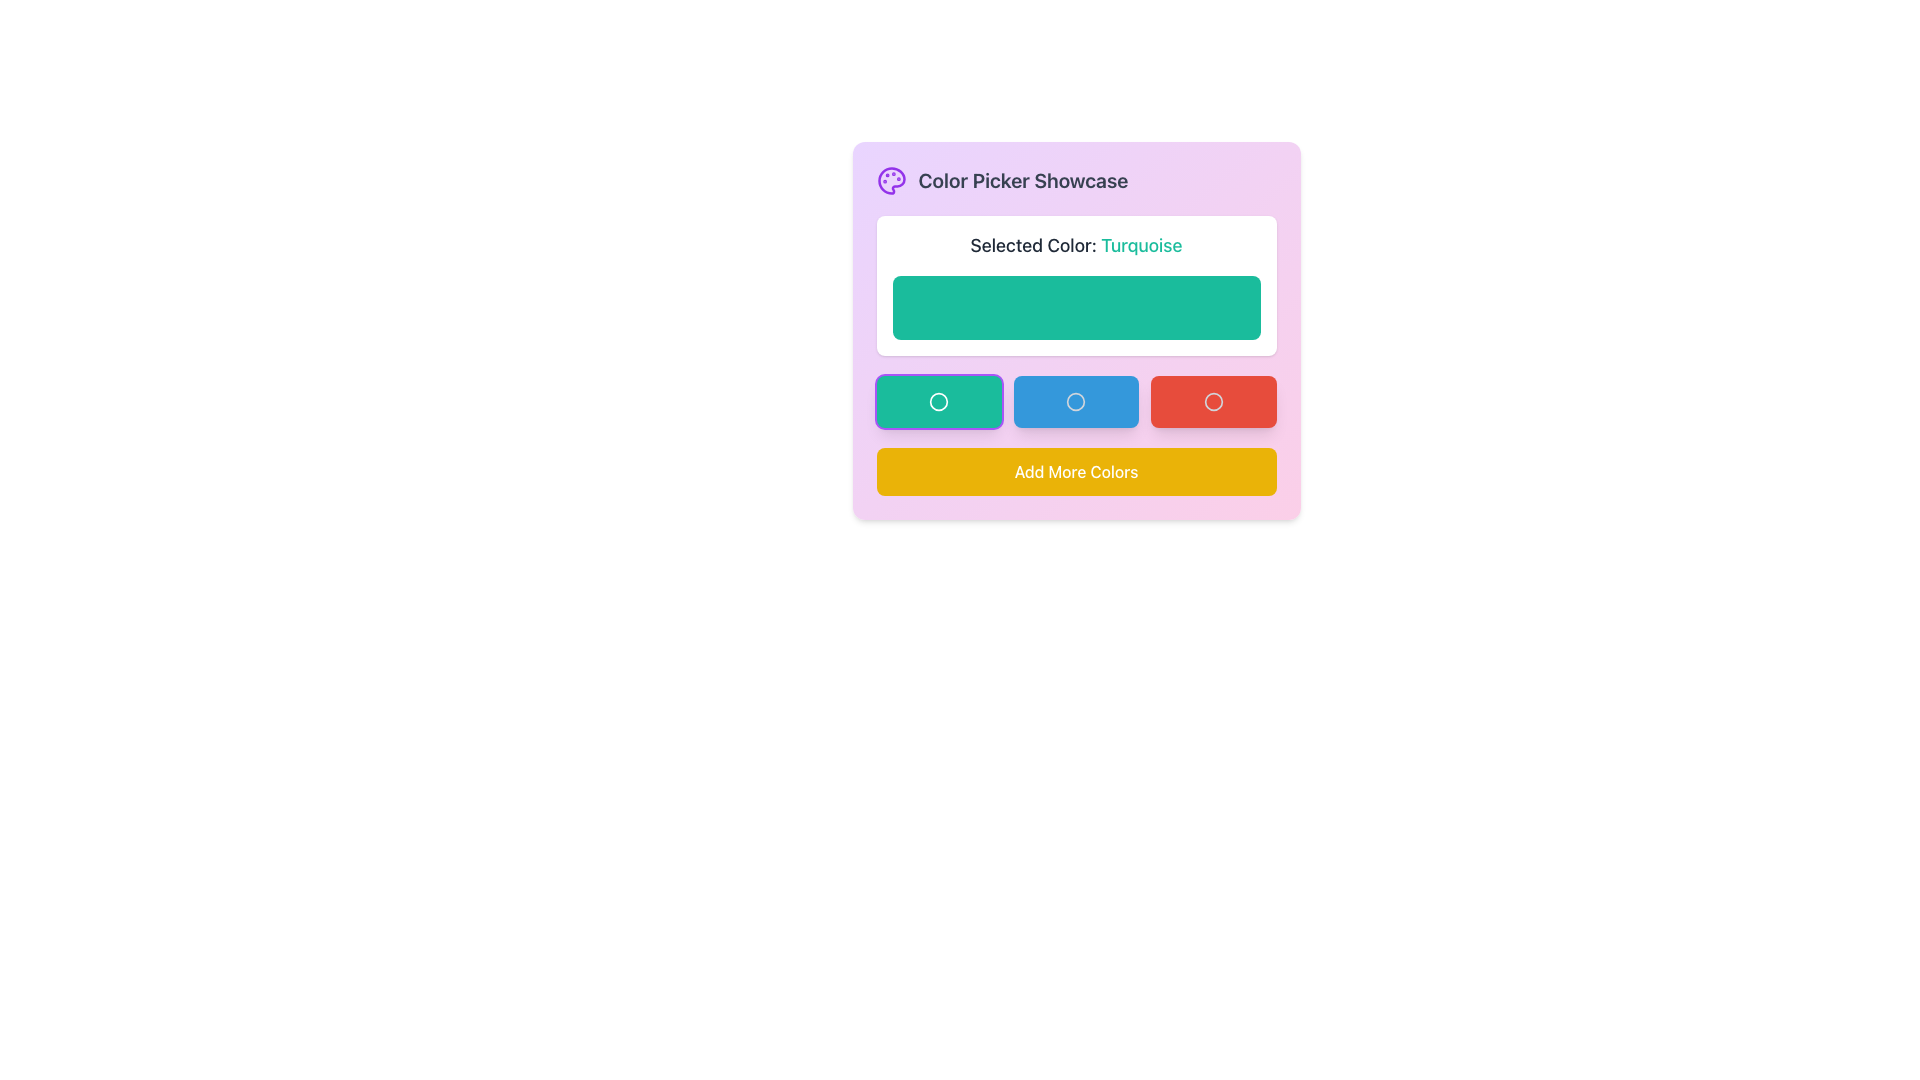  Describe the element at coordinates (890, 181) in the screenshot. I see `the color palette icon located in the top-left corner of the interface, adjacent to the 'Color Picker Showcase' text` at that location.